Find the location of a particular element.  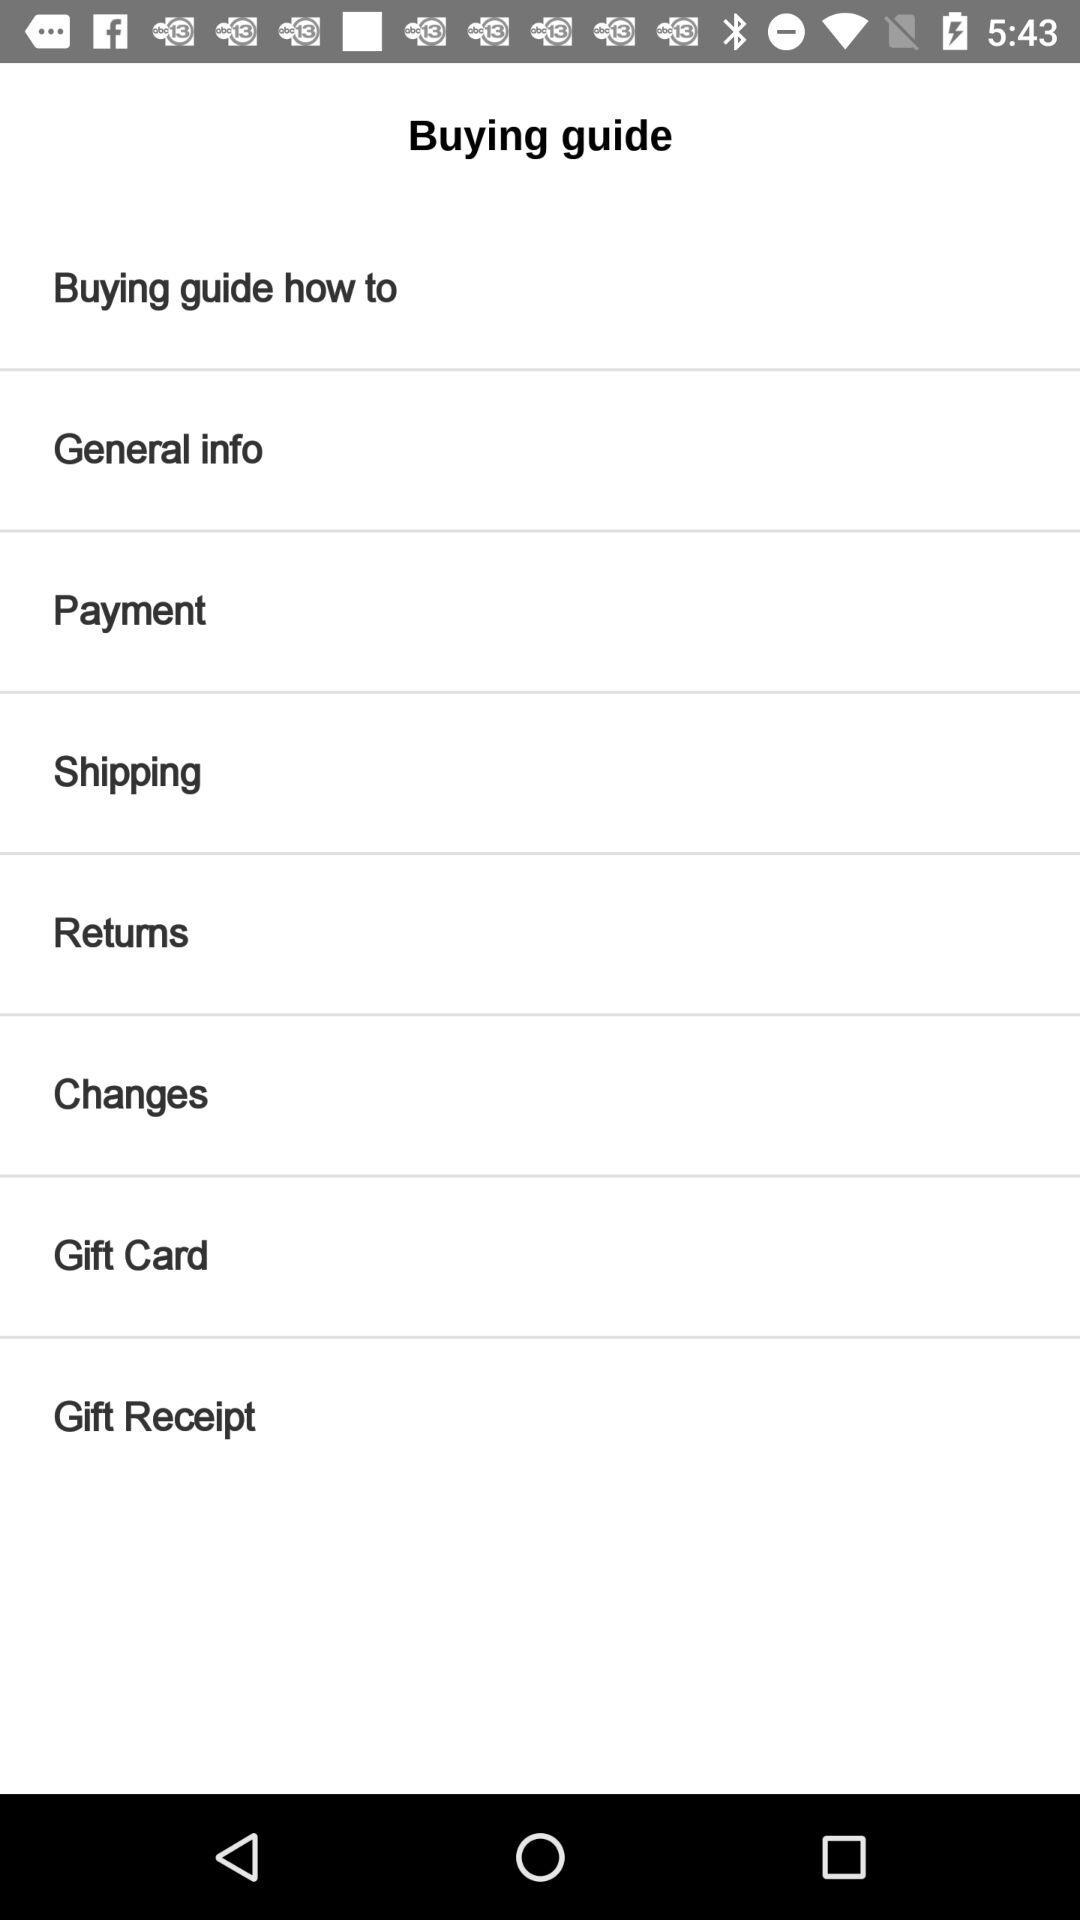

returns is located at coordinates (540, 933).